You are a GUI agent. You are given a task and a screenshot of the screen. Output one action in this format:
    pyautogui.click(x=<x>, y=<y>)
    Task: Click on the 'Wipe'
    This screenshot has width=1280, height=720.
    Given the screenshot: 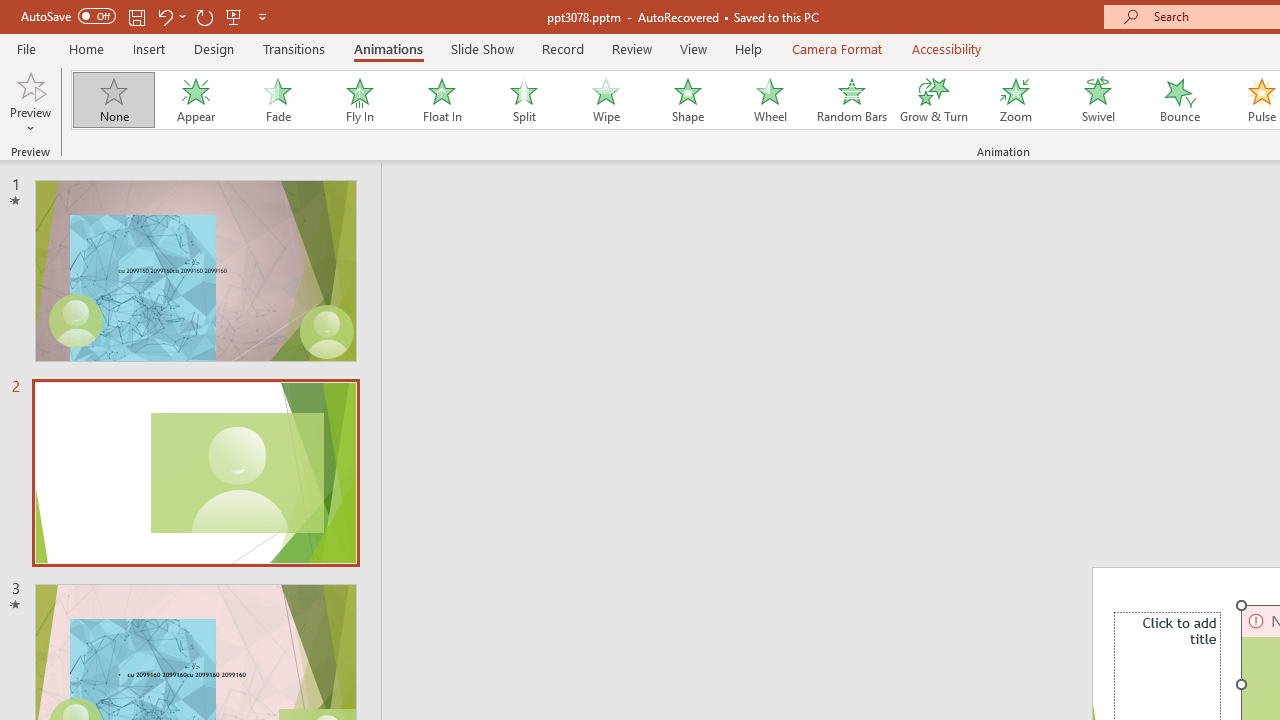 What is the action you would take?
    pyautogui.click(x=604, y=100)
    